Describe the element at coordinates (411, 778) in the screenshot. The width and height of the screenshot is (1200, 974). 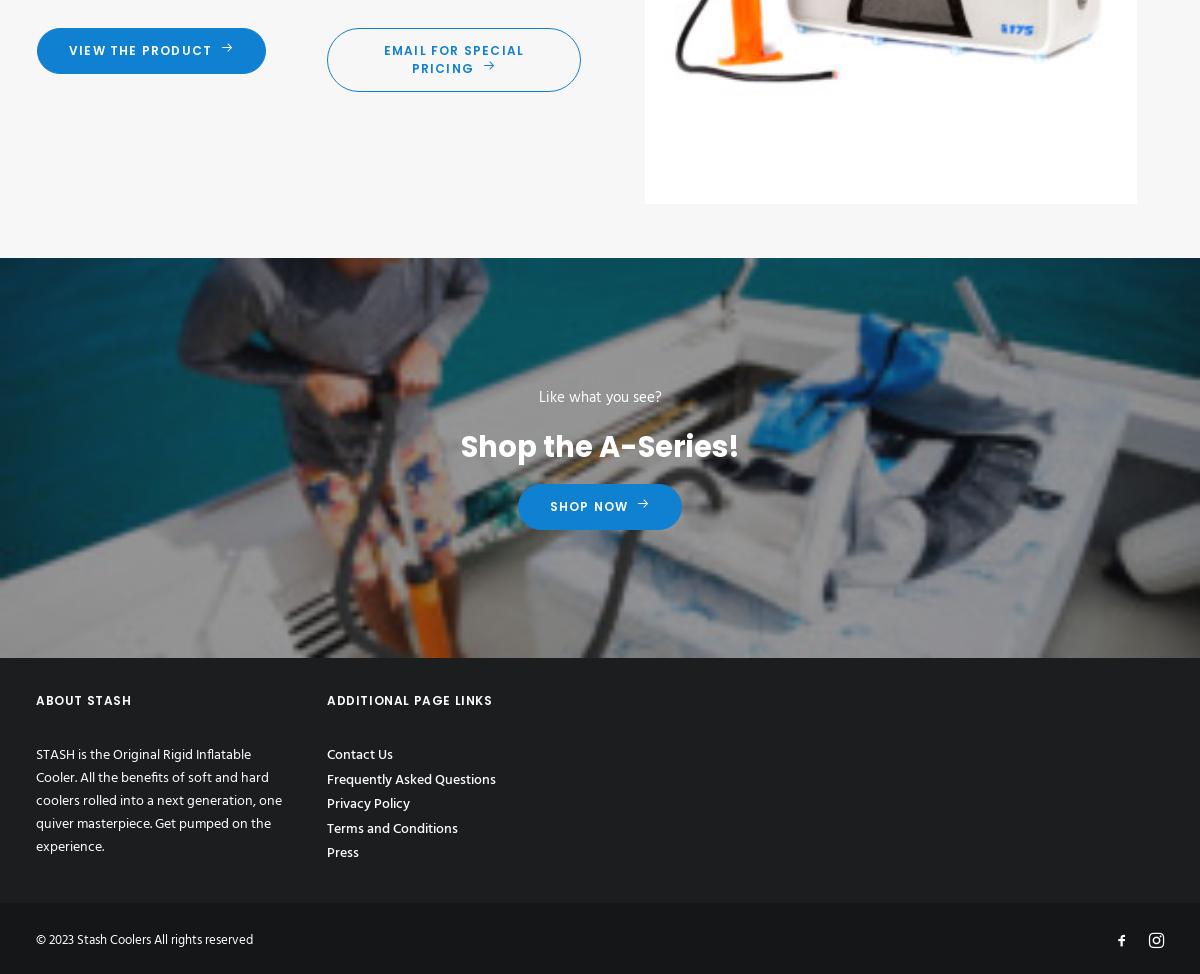
I see `'Frequently Asked Questions'` at that location.